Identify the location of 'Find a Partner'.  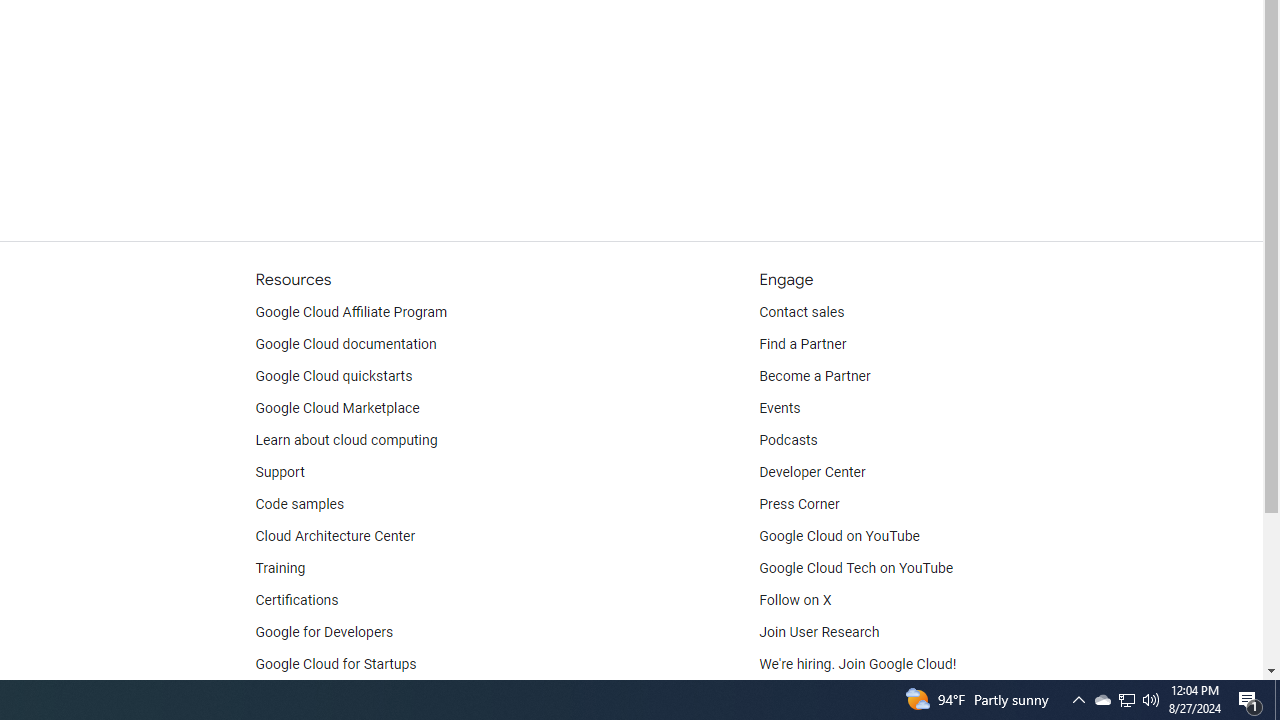
(803, 343).